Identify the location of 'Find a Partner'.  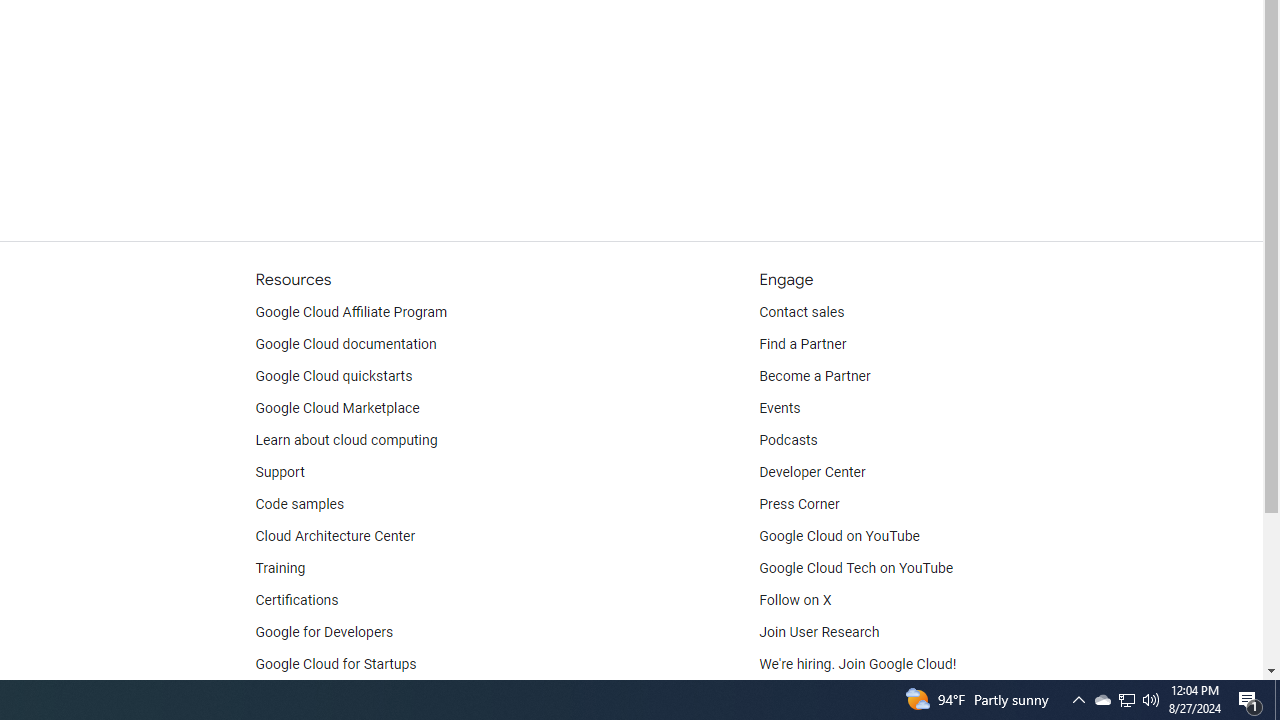
(803, 343).